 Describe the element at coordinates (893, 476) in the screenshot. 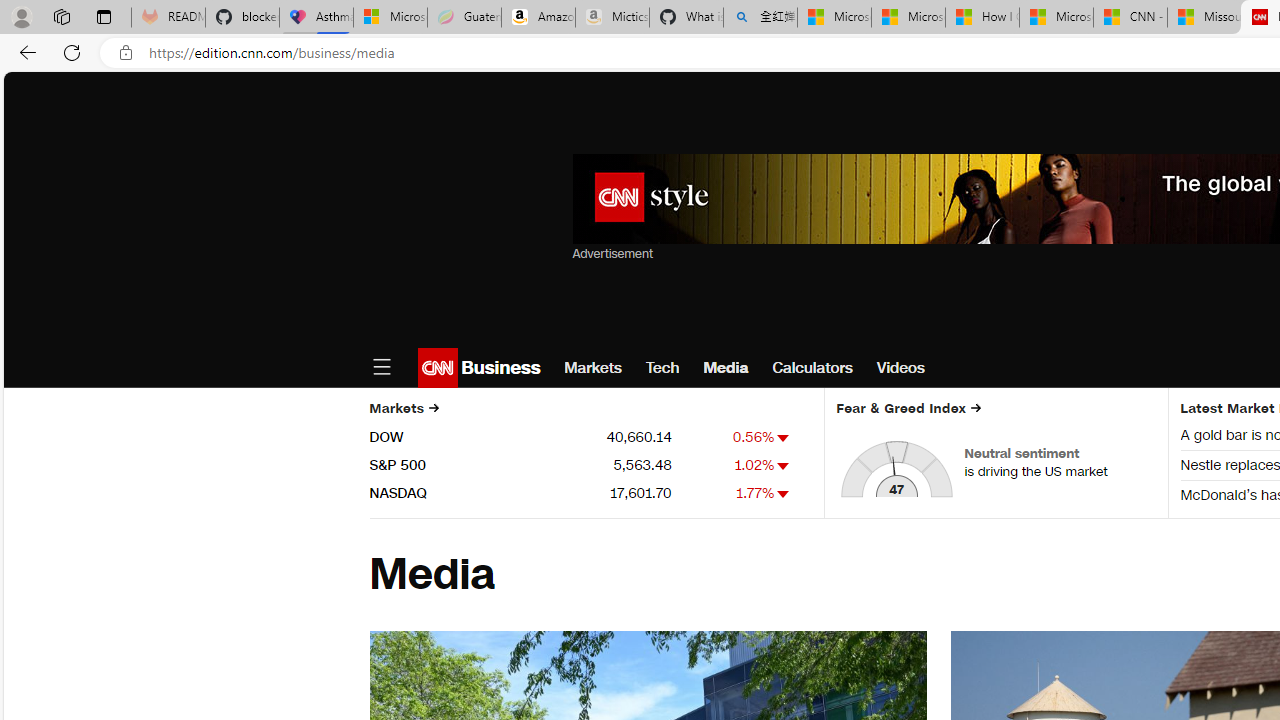

I see `'Class: market-fng-gauge__hand-svg'` at that location.